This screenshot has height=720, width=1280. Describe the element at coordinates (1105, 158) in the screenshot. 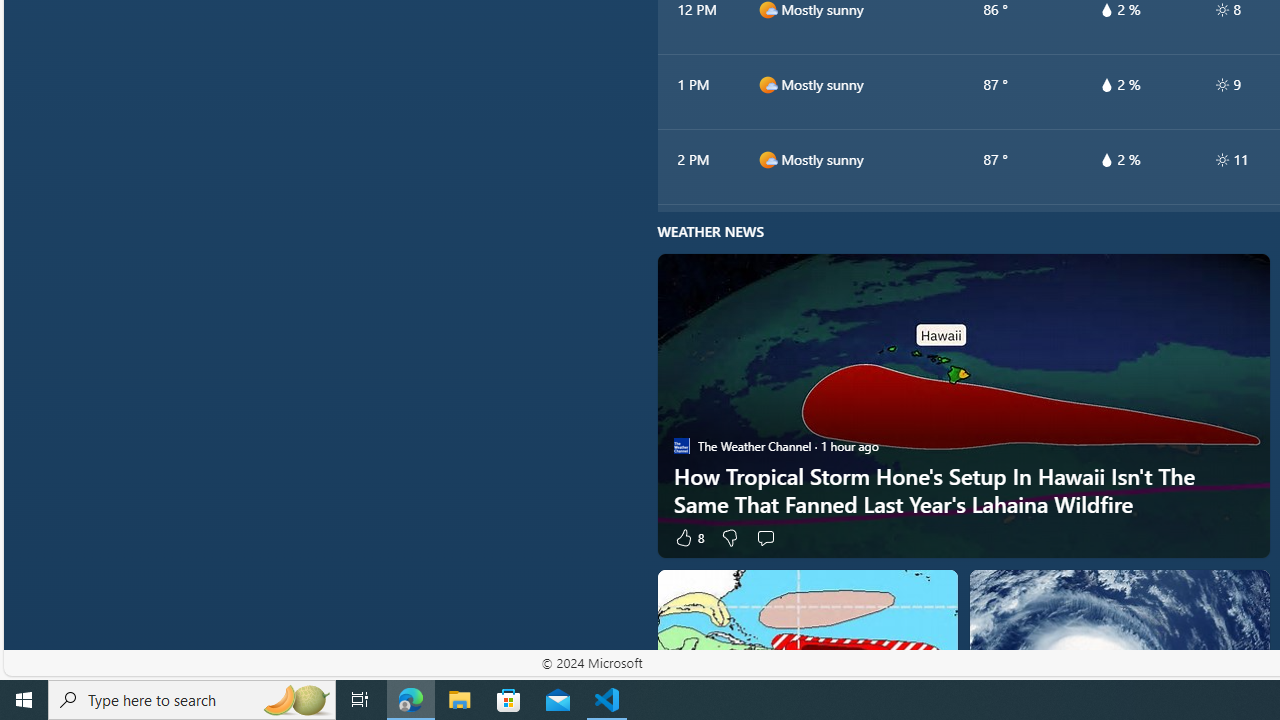

I see `'hourlyTable/drop'` at that location.